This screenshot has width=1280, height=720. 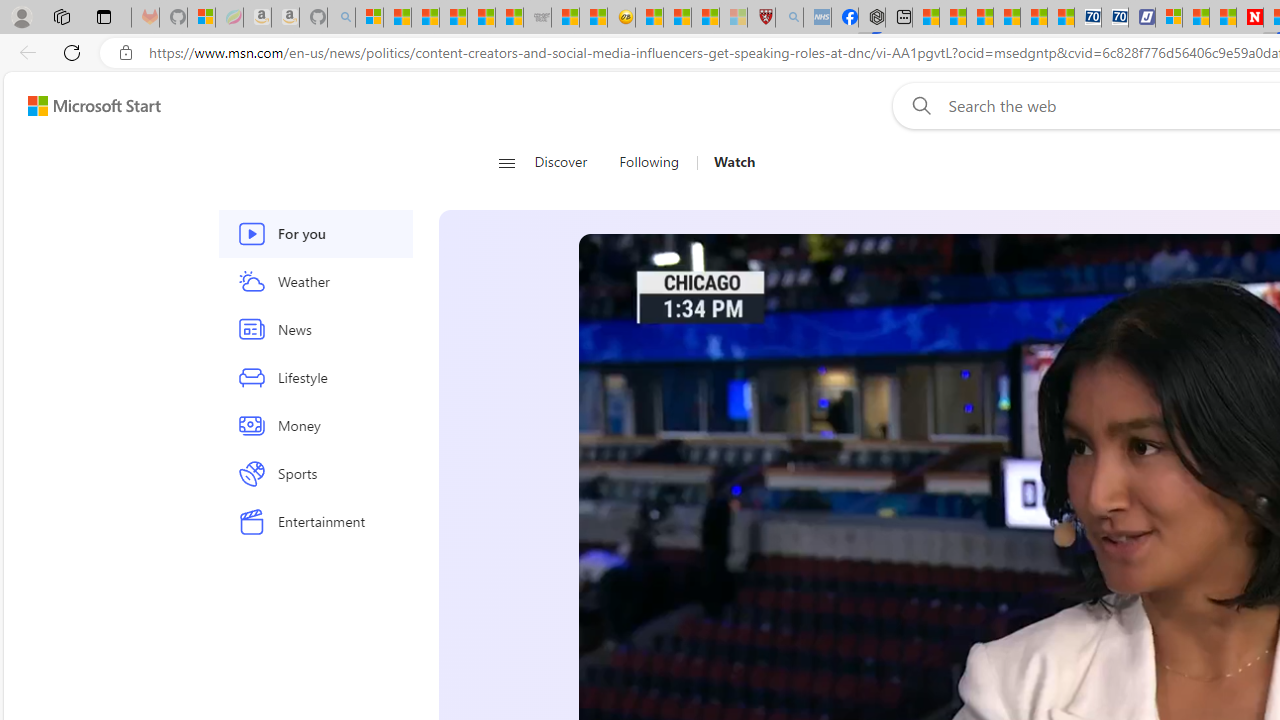 What do you see at coordinates (424, 17) in the screenshot?
I see `'The Weather Channel - MSN'` at bounding box center [424, 17].